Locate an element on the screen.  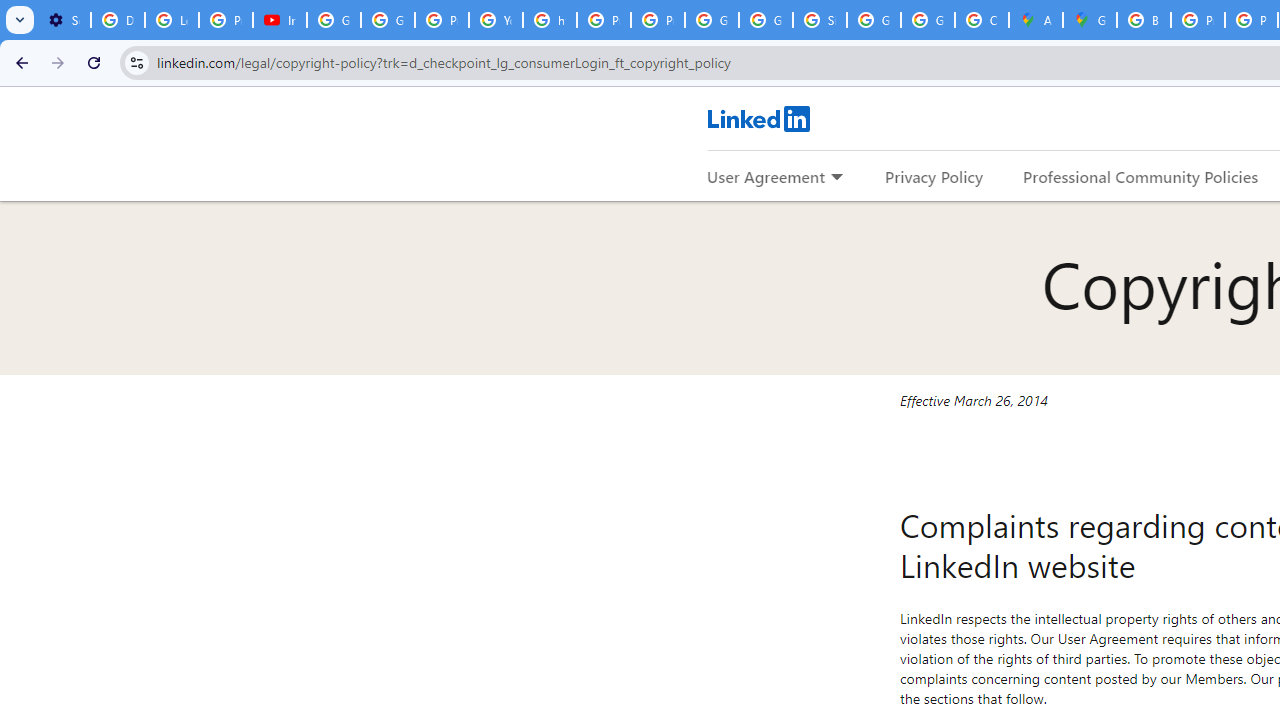
'LinkedIn Logo' is located at coordinates (757, 118).